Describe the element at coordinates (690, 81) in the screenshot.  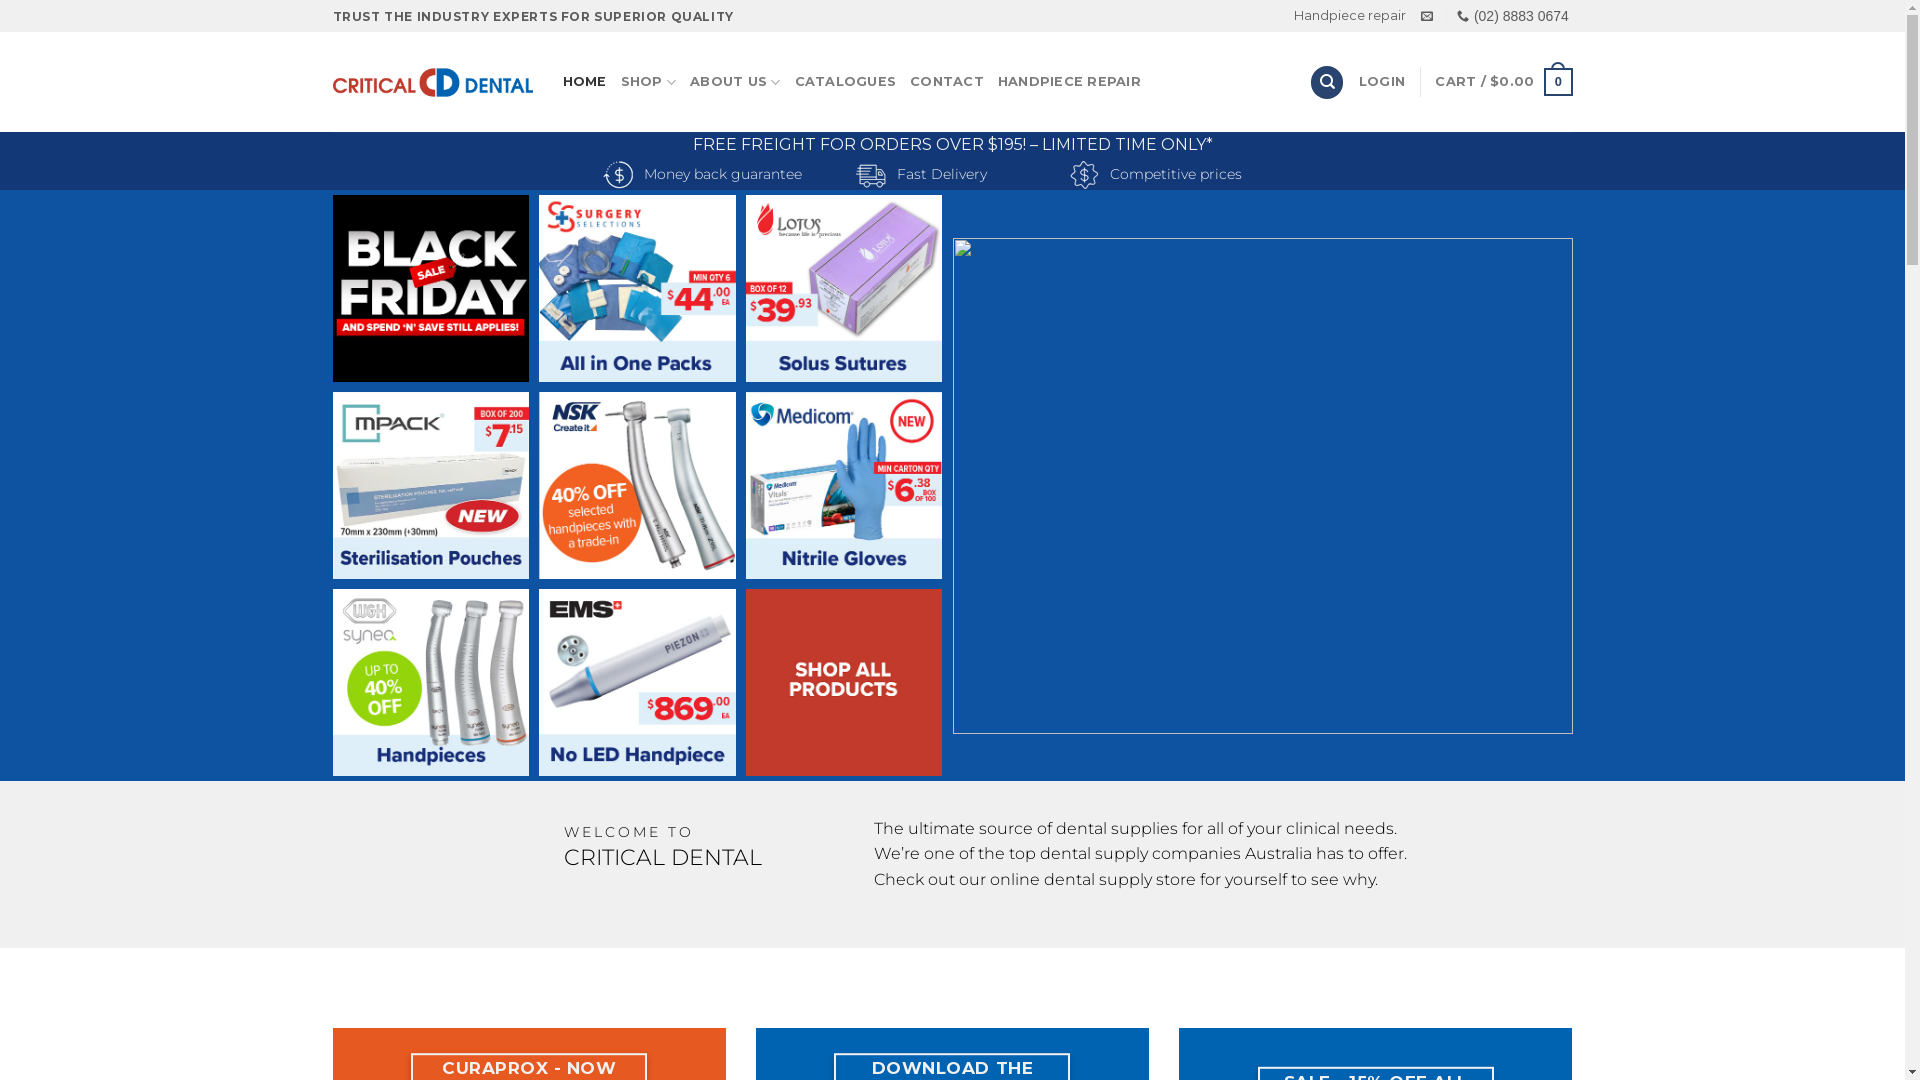
I see `'ABOUT US'` at that location.